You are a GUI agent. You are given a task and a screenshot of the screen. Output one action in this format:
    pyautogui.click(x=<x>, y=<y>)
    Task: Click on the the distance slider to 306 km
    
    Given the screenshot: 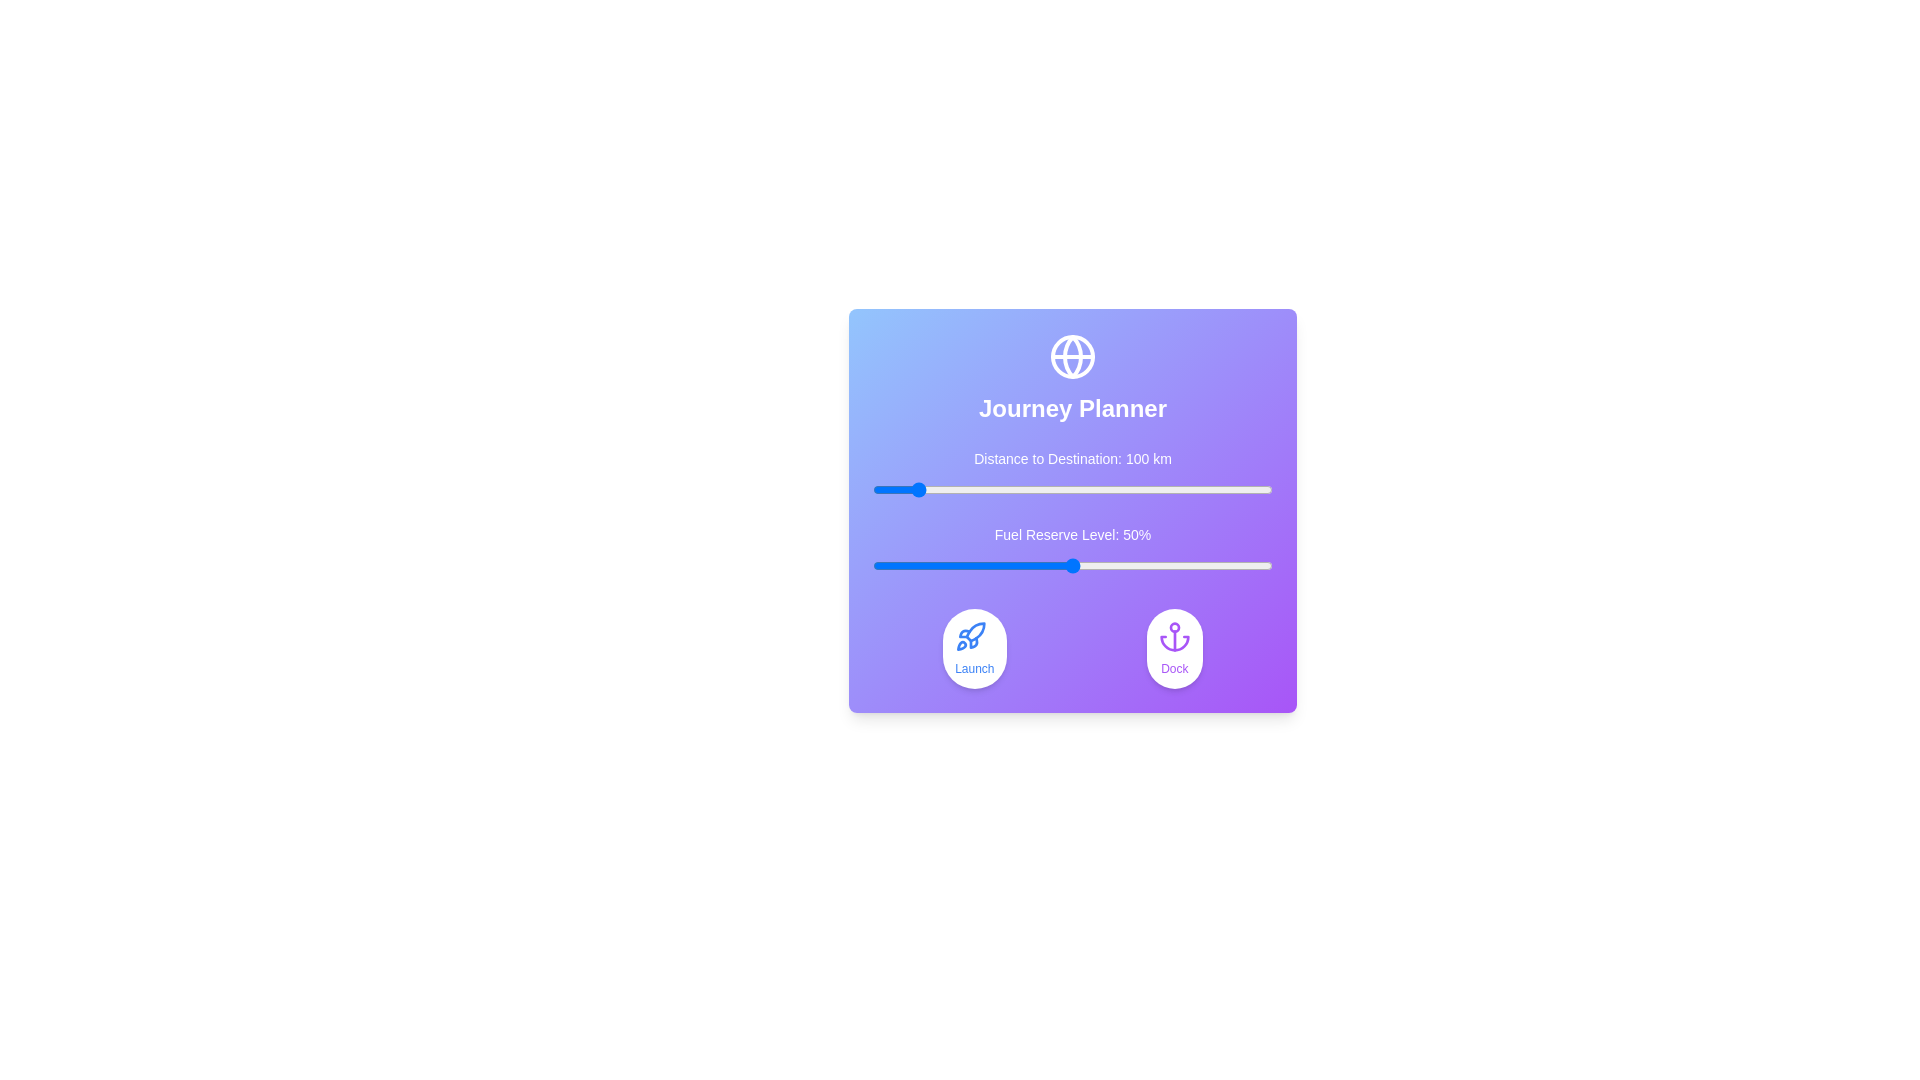 What is the action you would take?
    pyautogui.click(x=995, y=489)
    